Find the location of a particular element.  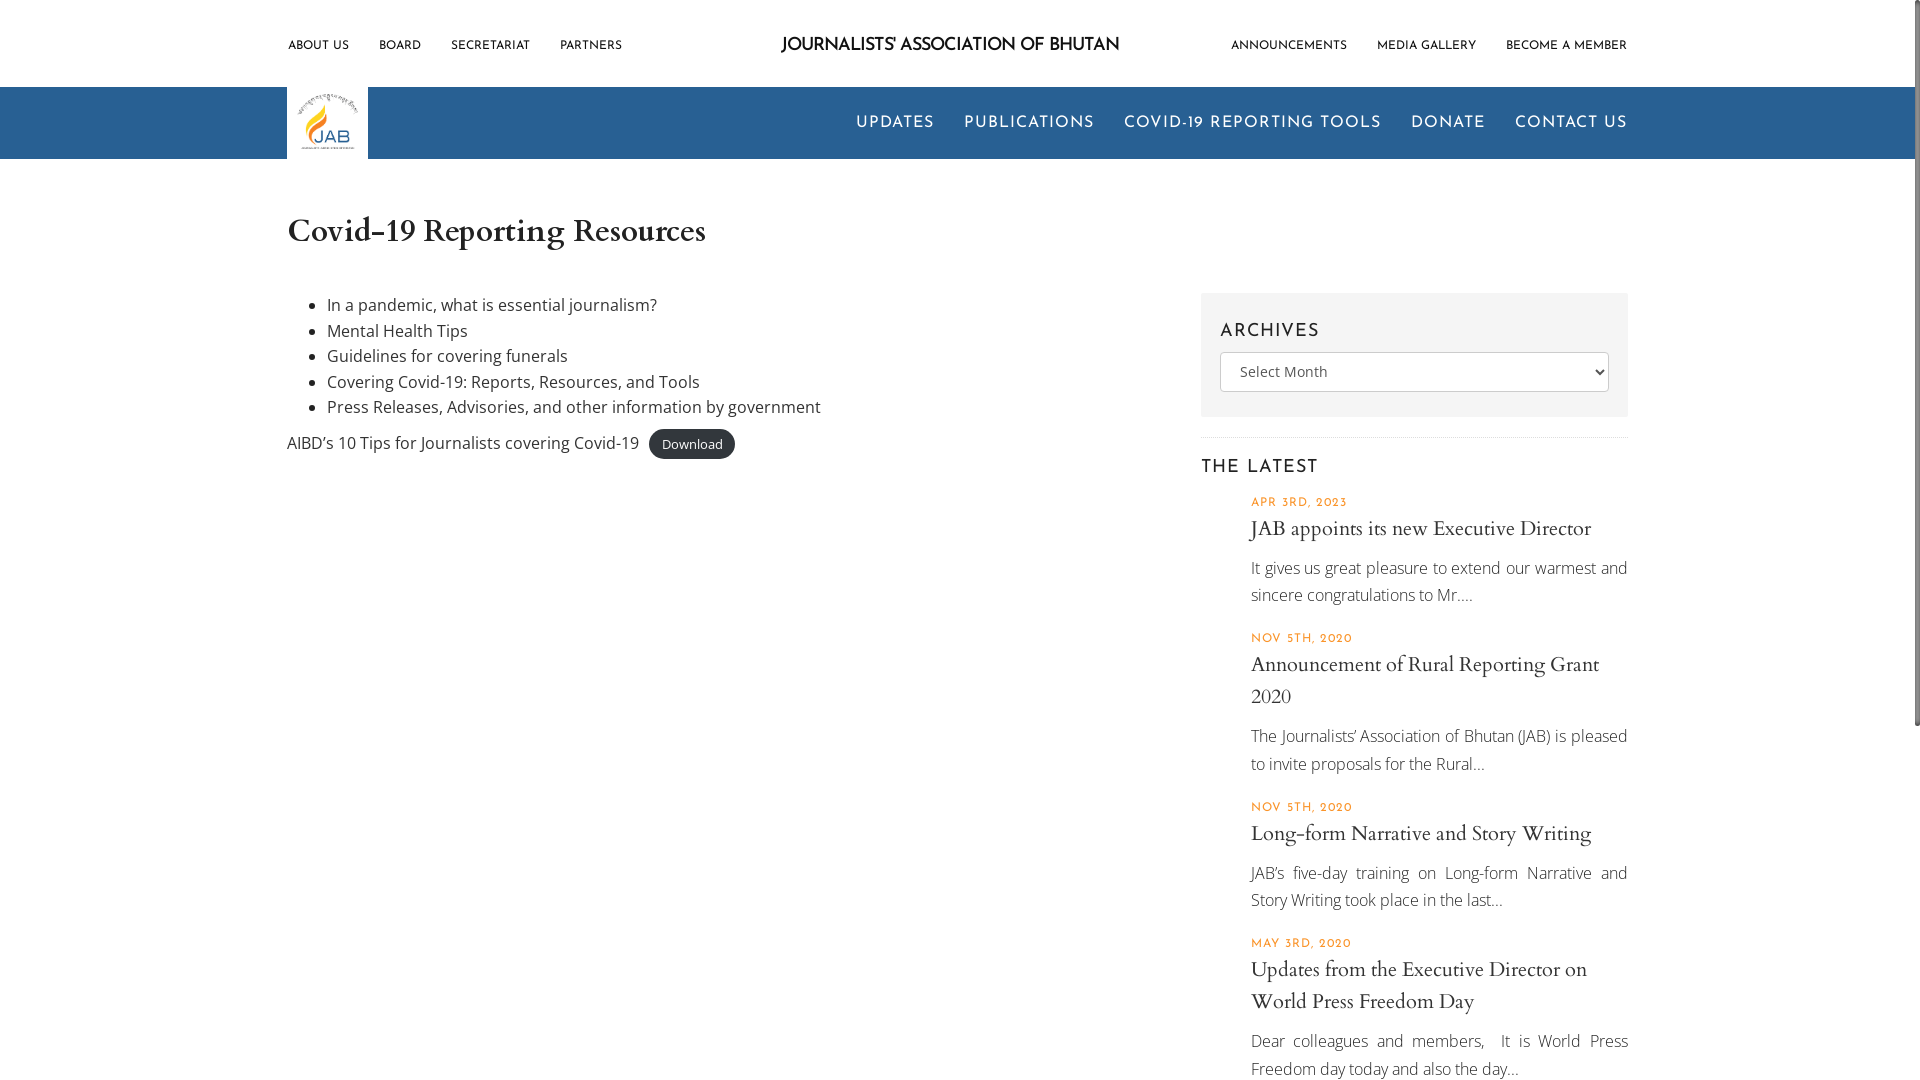

'ABOUT US' is located at coordinates (287, 45).